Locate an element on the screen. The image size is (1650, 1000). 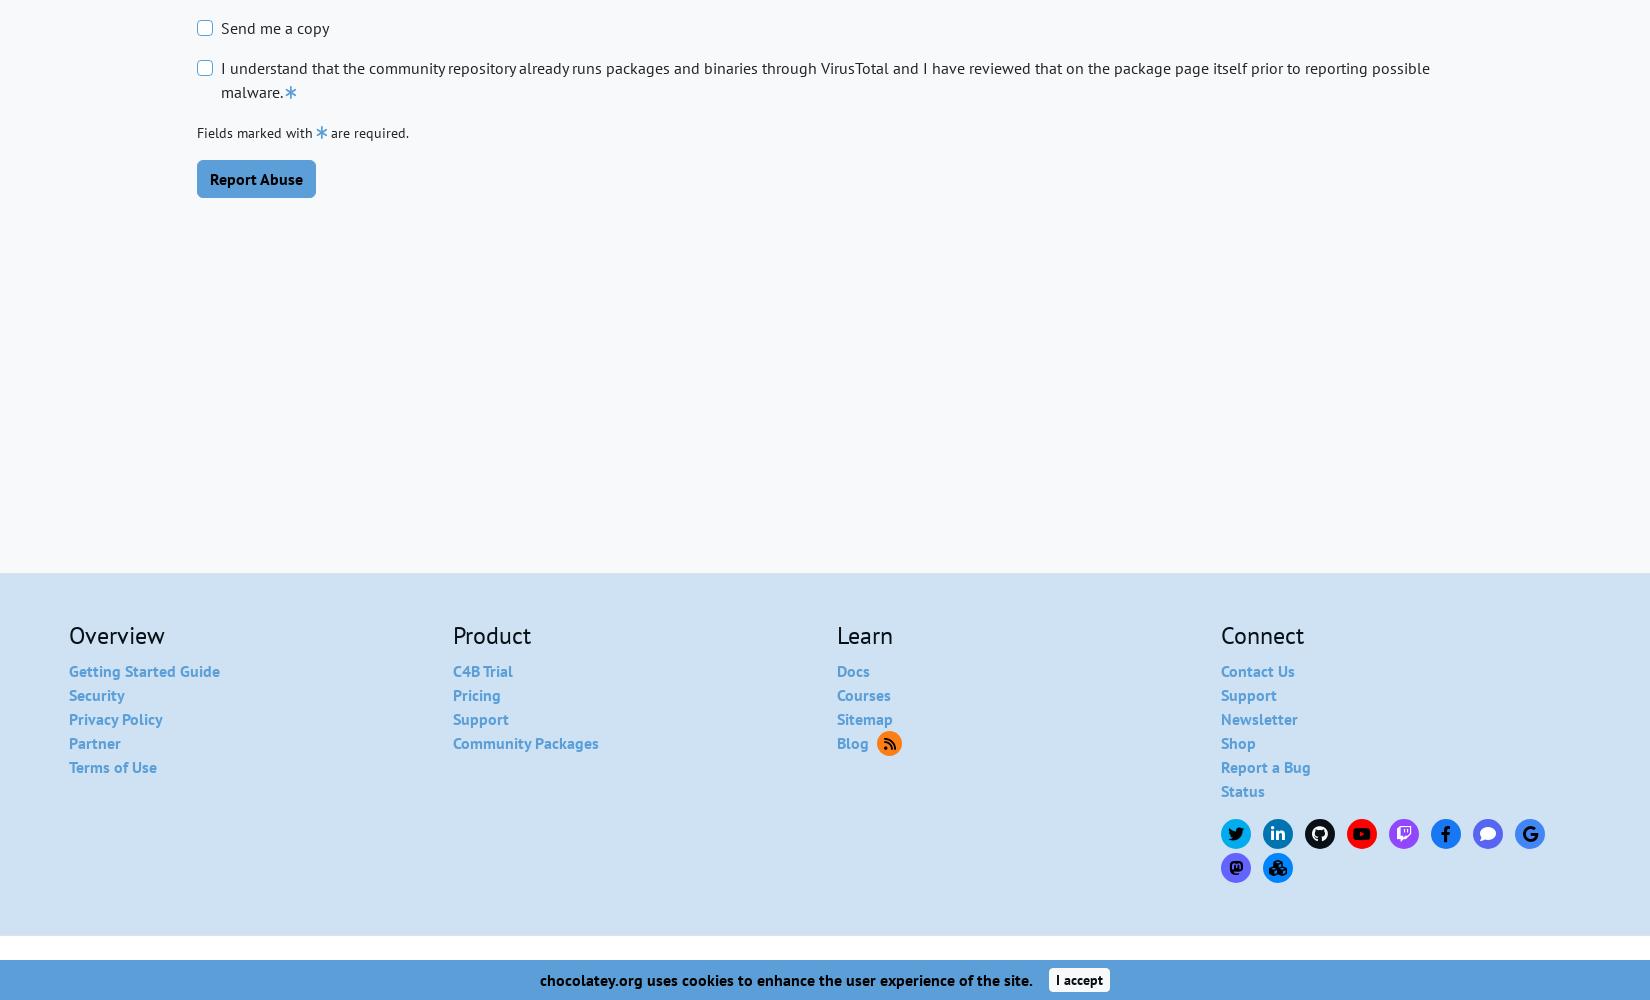
'Contact Us' is located at coordinates (1256, 671).